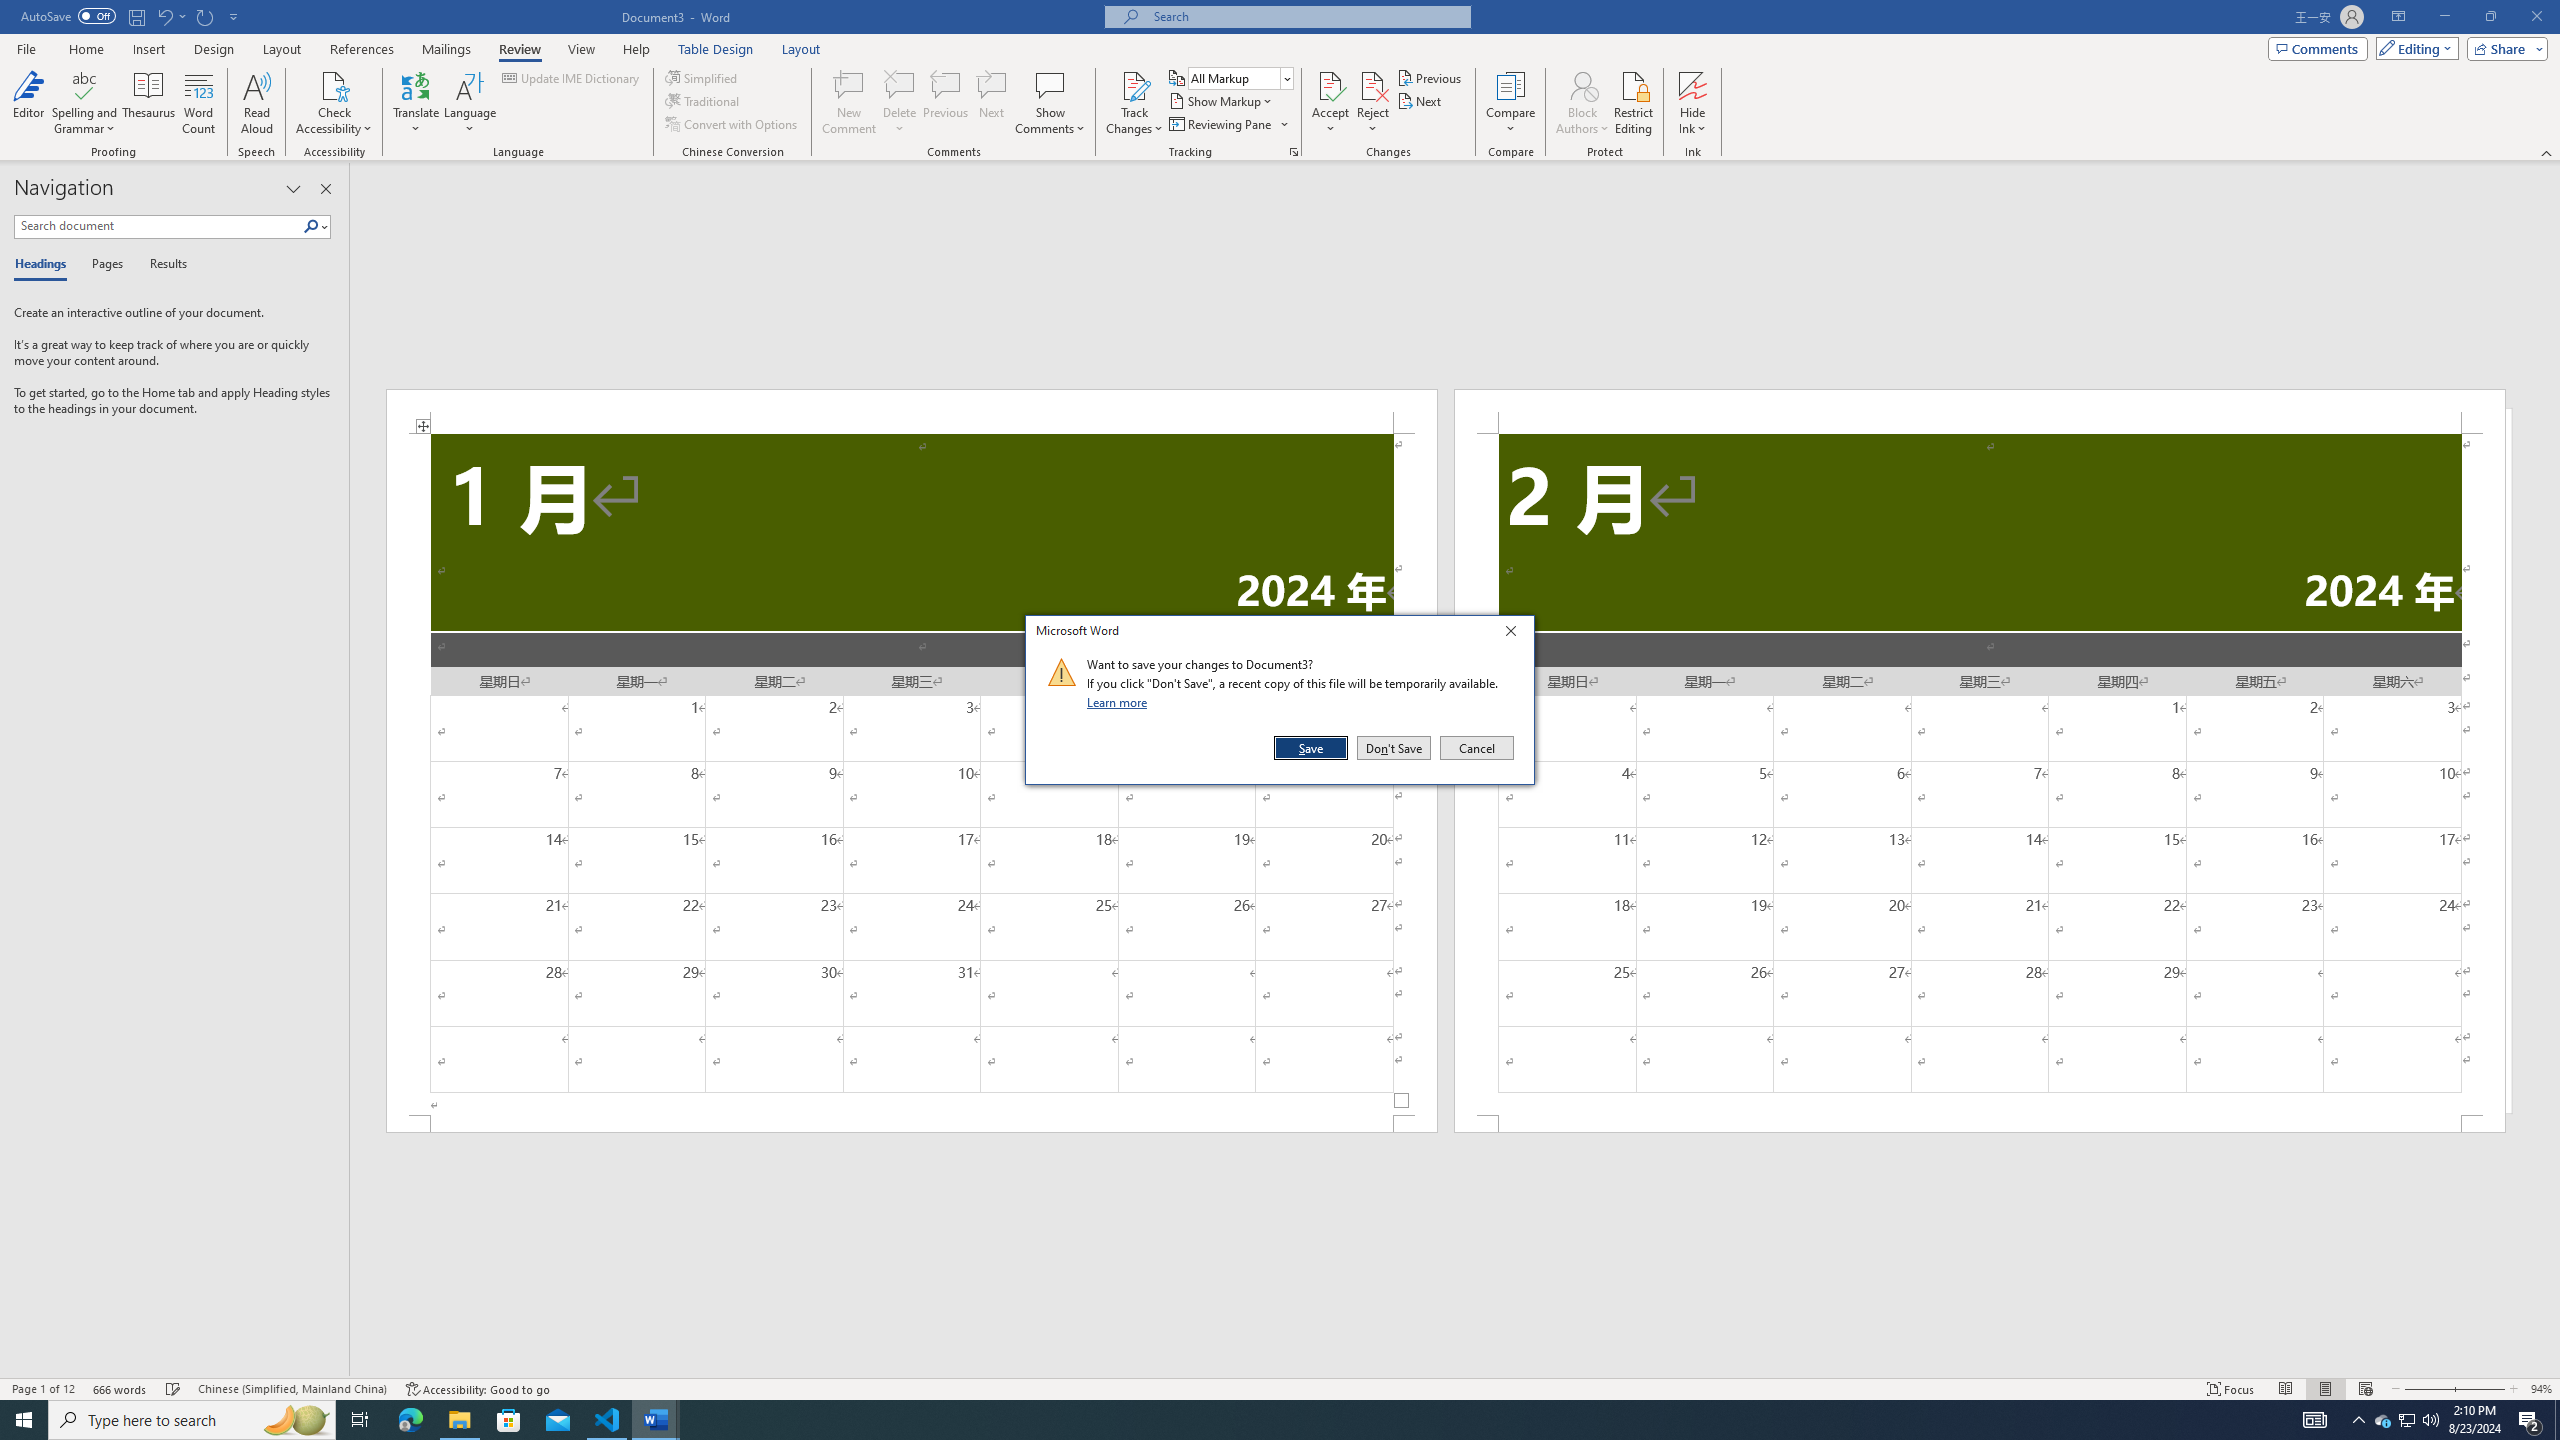 The image size is (2560, 1440). What do you see at coordinates (445, 49) in the screenshot?
I see `'Mailings'` at bounding box center [445, 49].